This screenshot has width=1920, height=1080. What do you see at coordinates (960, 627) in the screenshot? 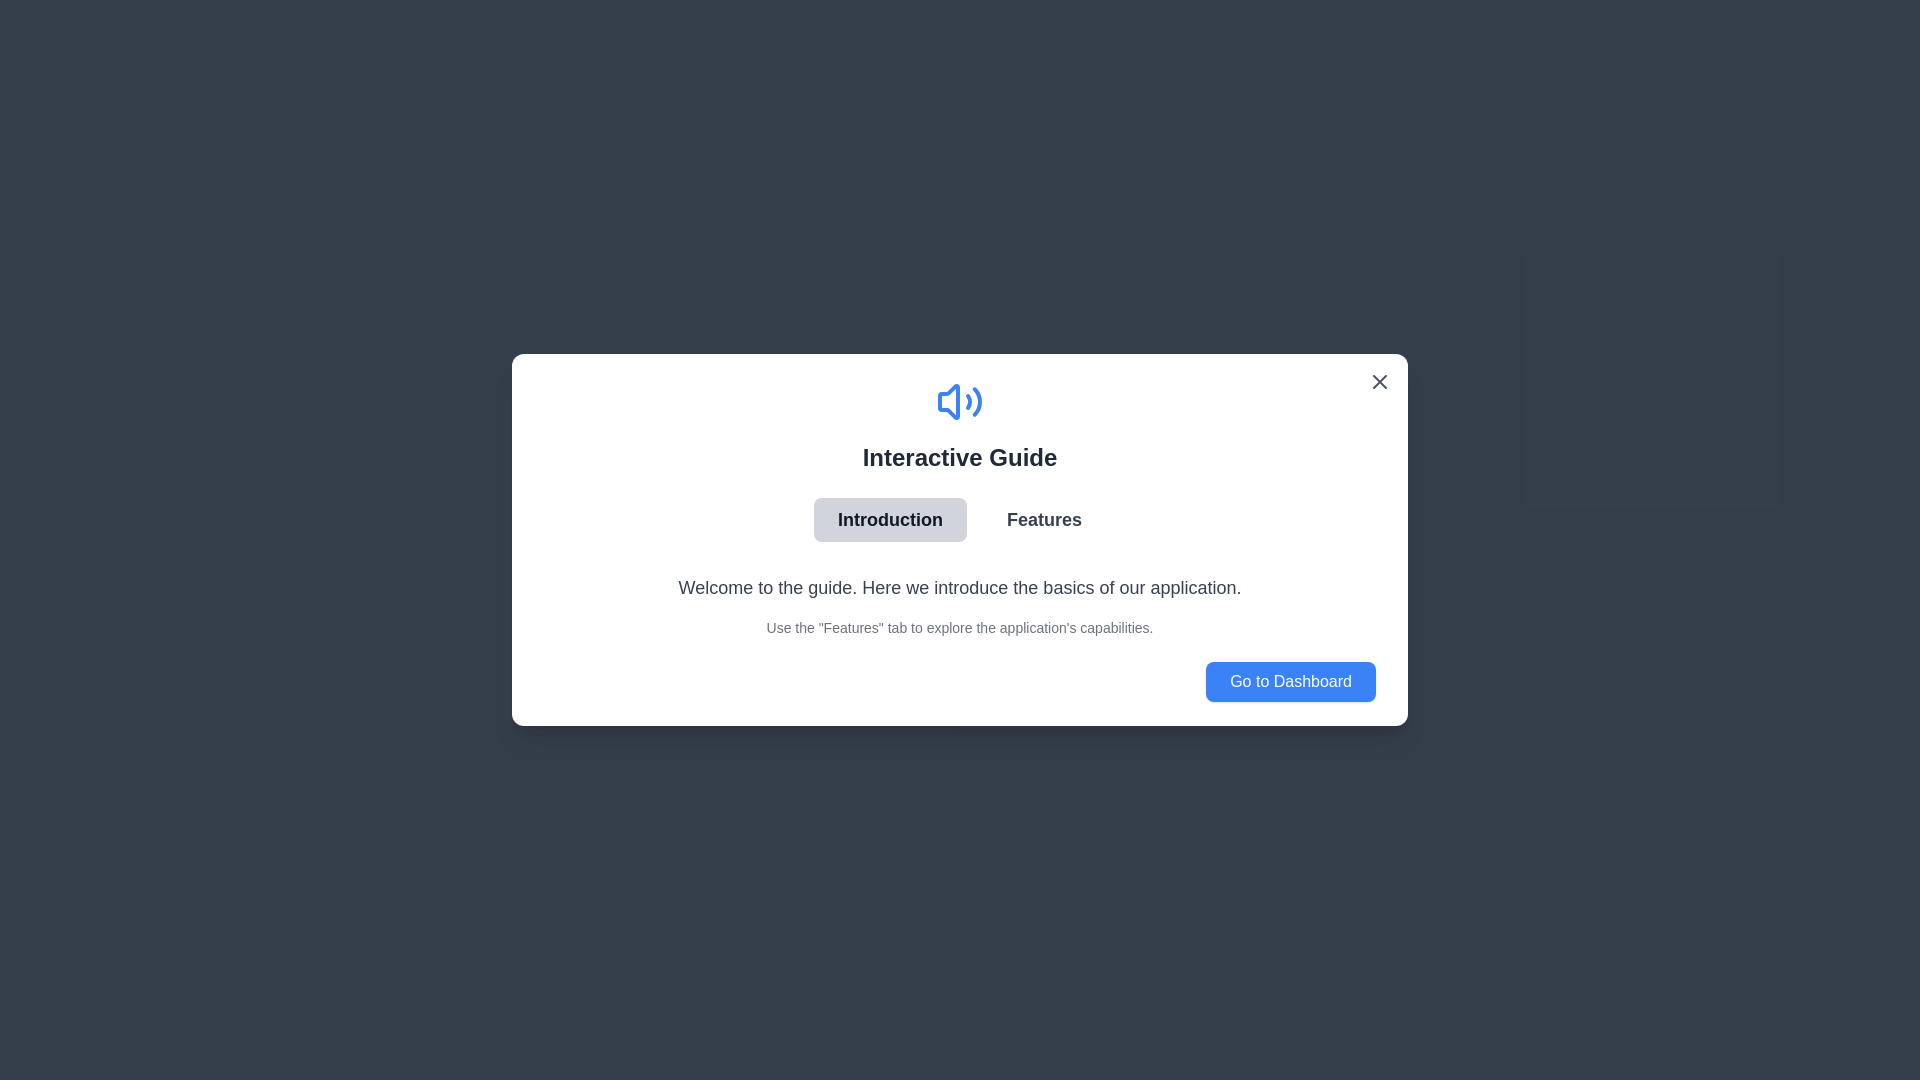
I see `static text that displays the message: 'Use the "Features" tab to explore the application's capabilities.' This text is small, gray, and positioned below the introductory message in the dialog box` at bounding box center [960, 627].